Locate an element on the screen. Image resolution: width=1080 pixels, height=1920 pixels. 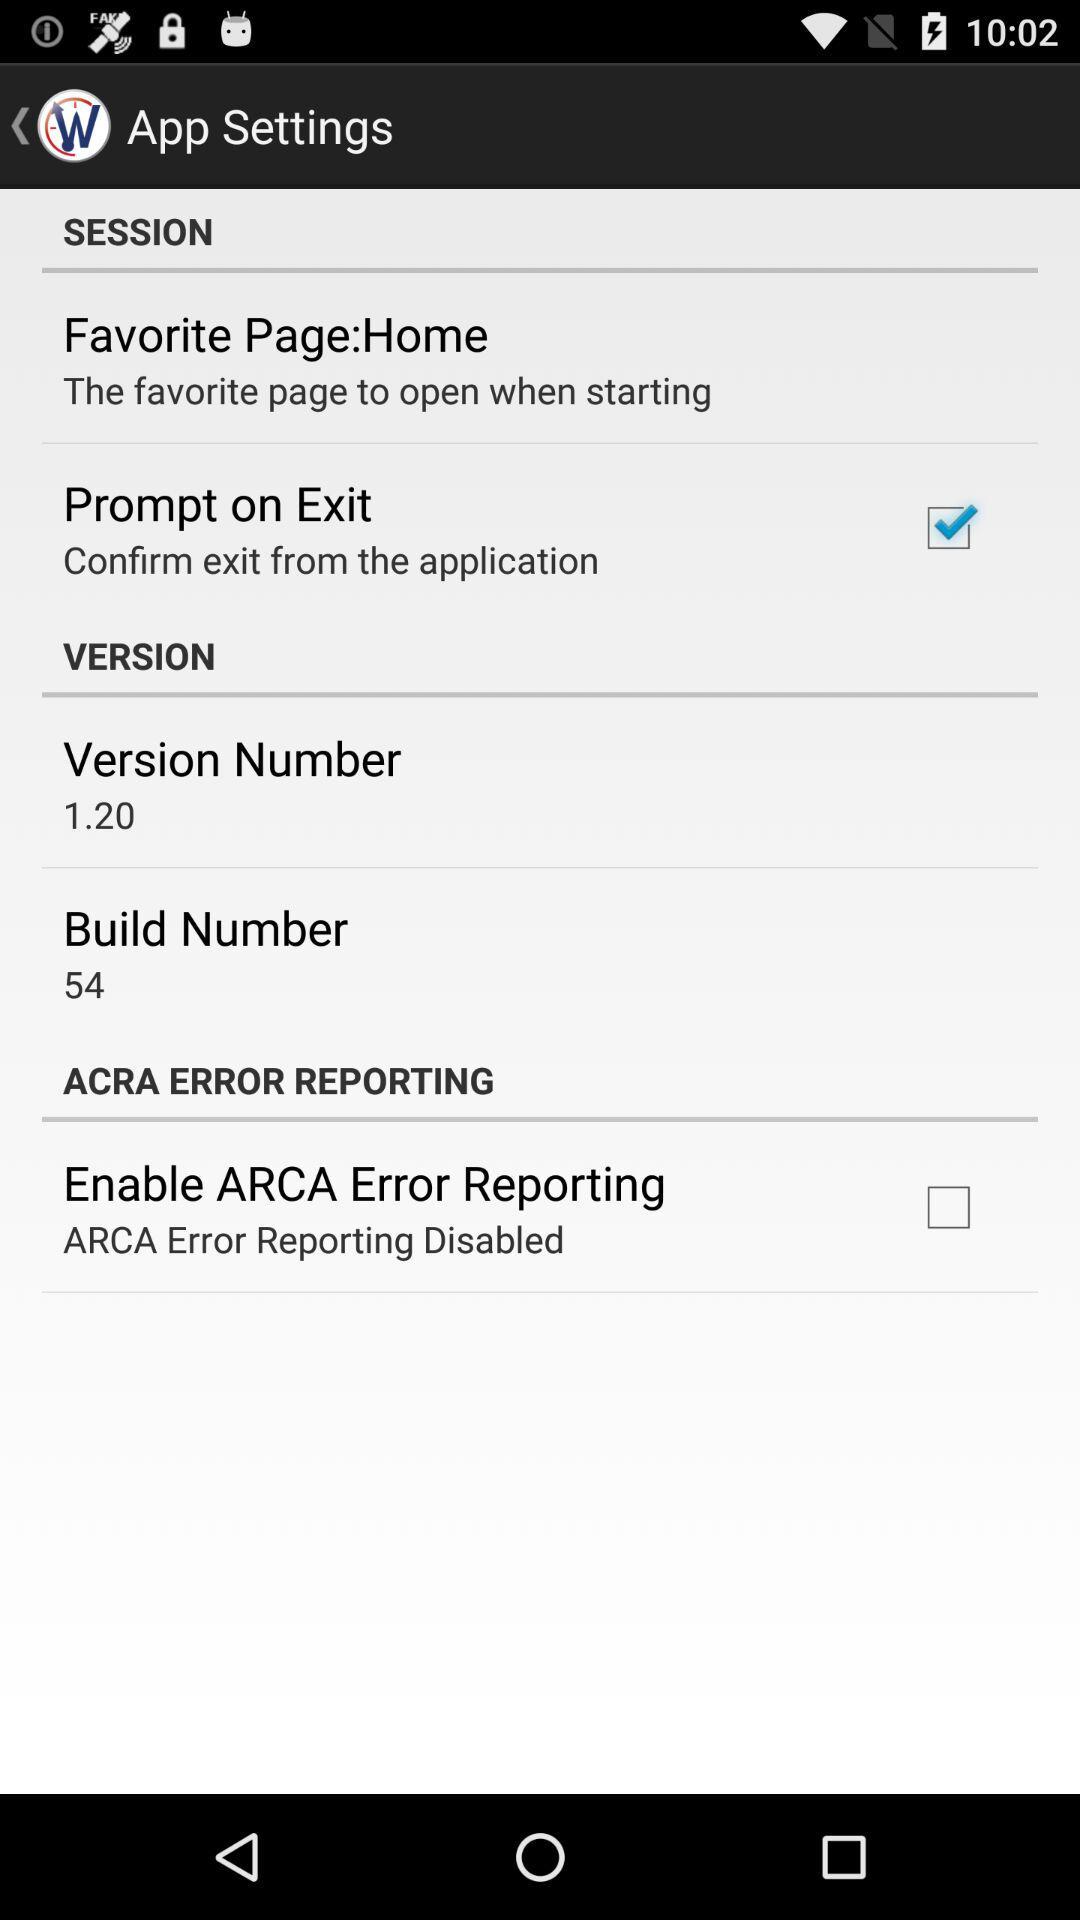
the app above the acra error reporting is located at coordinates (83, 983).